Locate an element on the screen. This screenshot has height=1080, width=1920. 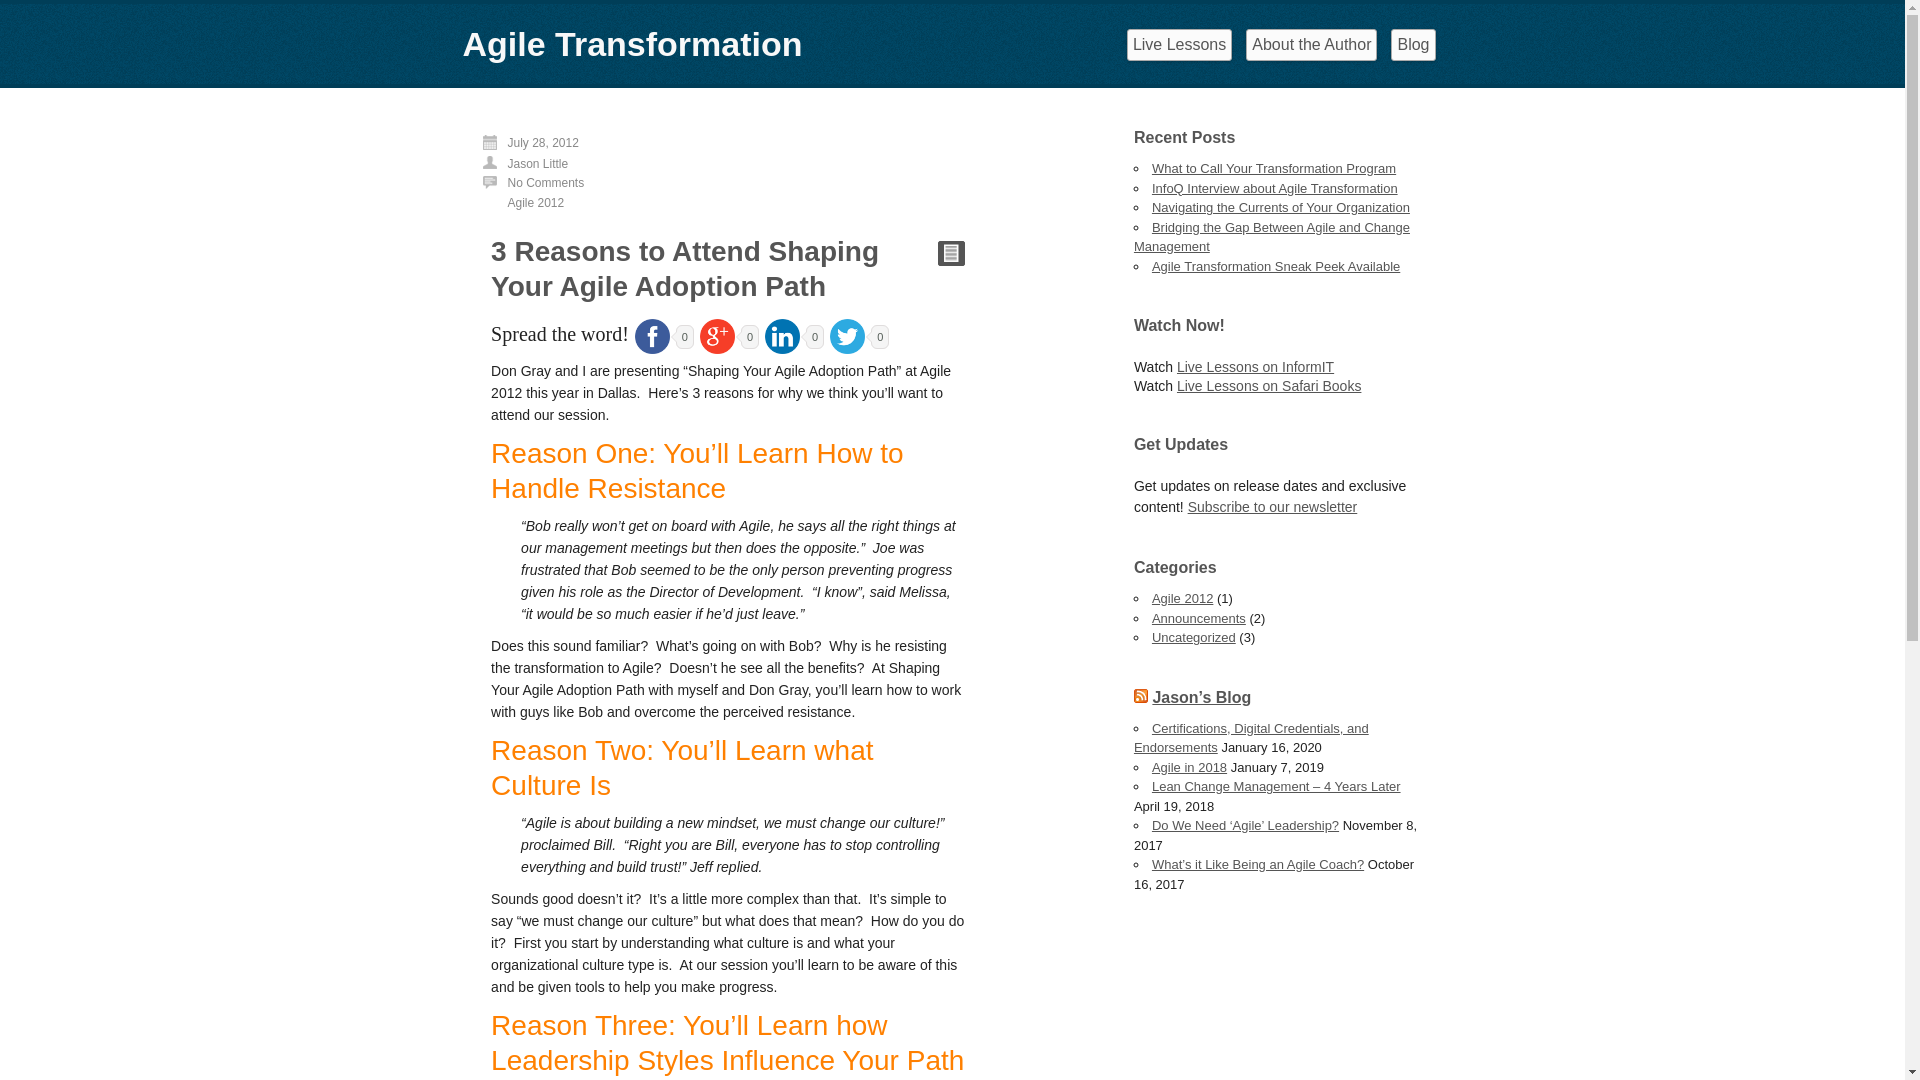
'About the Author' is located at coordinates (1311, 45).